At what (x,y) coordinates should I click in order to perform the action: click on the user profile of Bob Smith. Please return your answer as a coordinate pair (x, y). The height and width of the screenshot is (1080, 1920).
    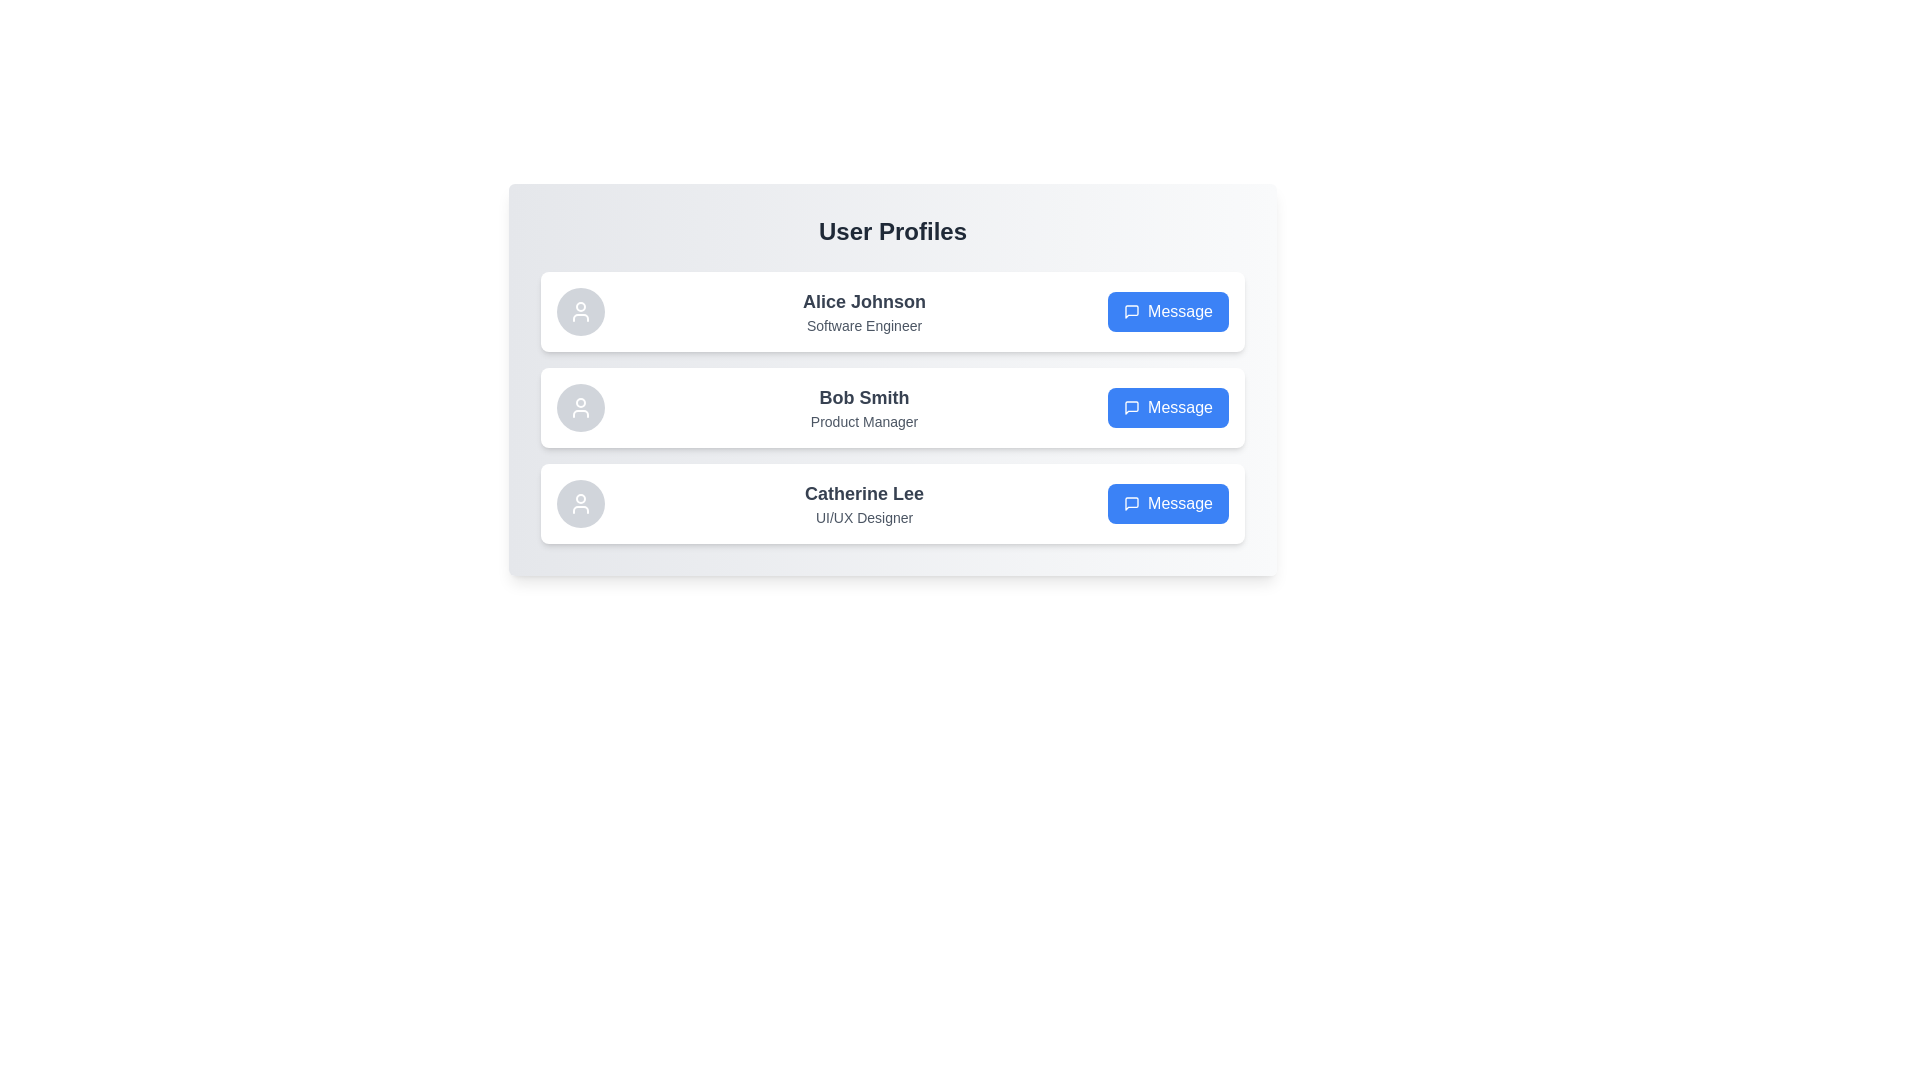
    Looking at the image, I should click on (891, 407).